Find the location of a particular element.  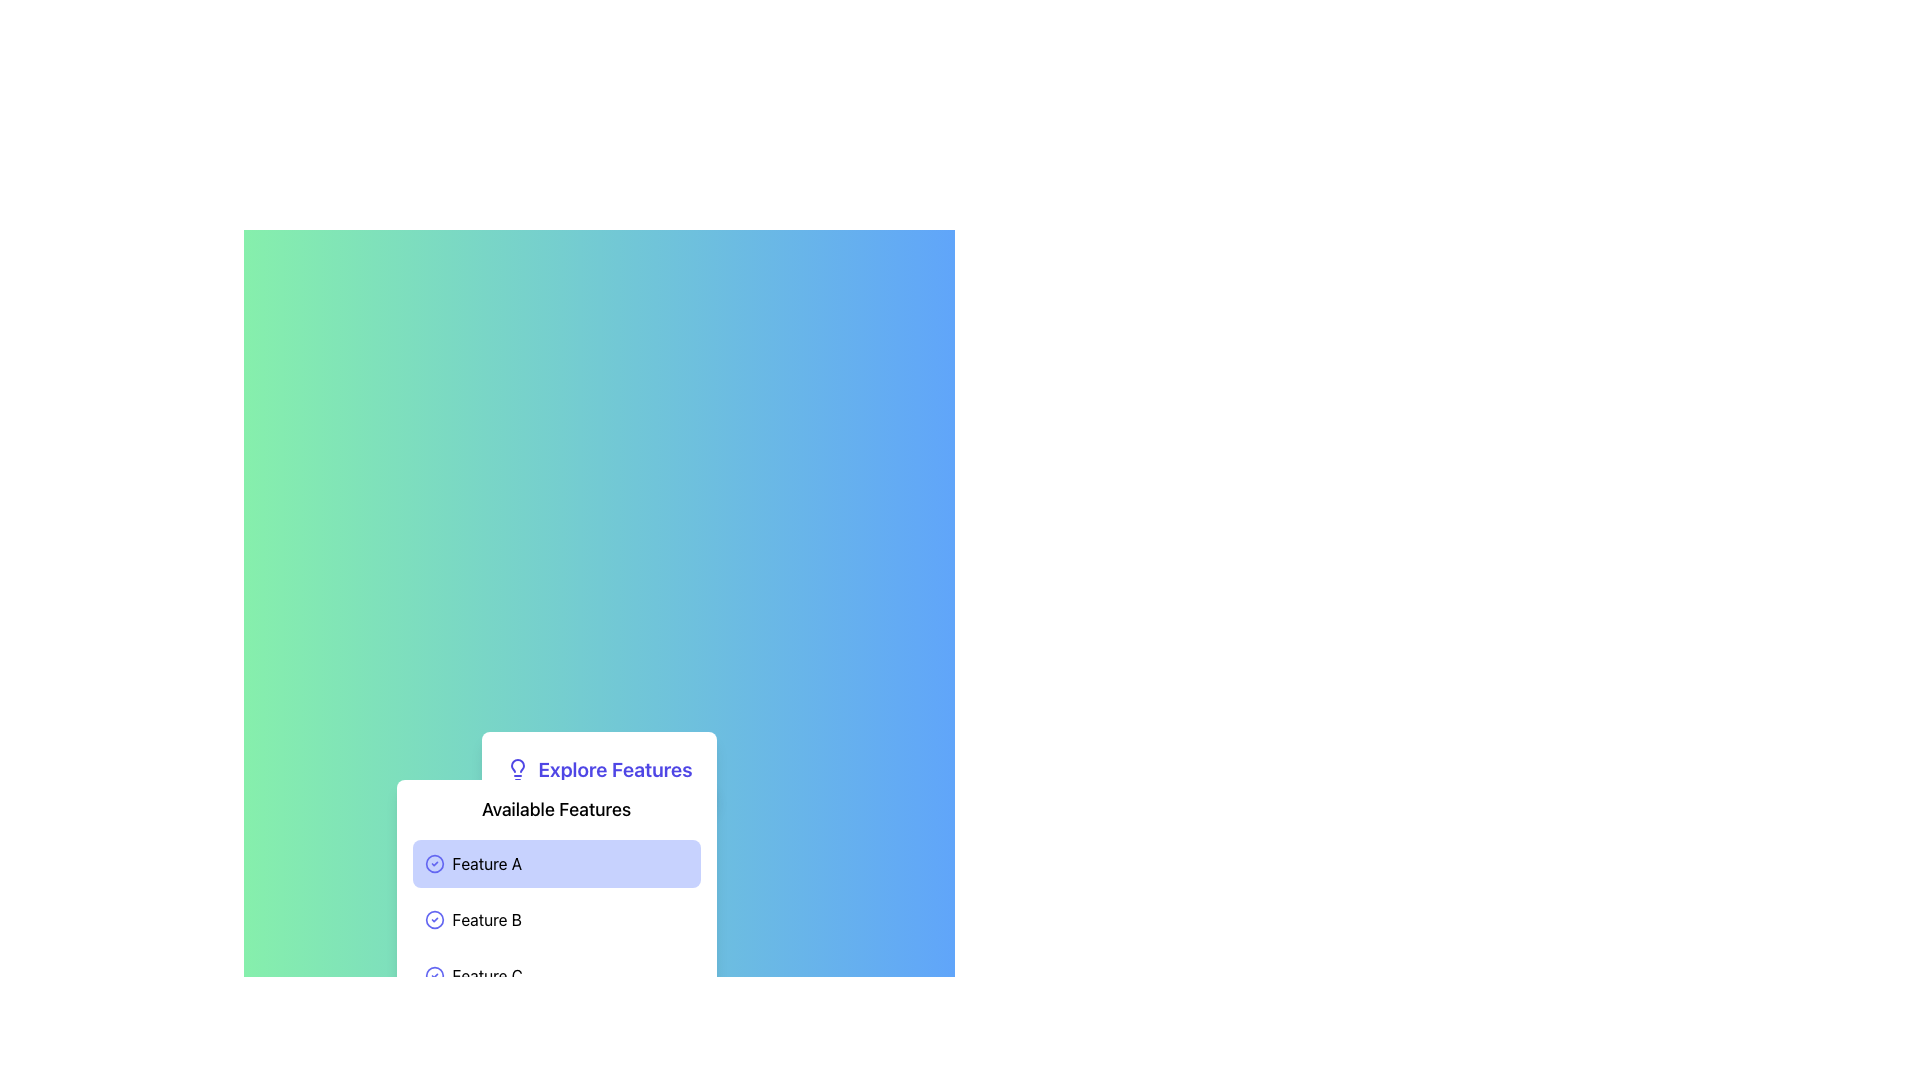

the circular checkmark icon located to the left of the text 'Feature C' in the 'Available Features' section is located at coordinates (433, 974).